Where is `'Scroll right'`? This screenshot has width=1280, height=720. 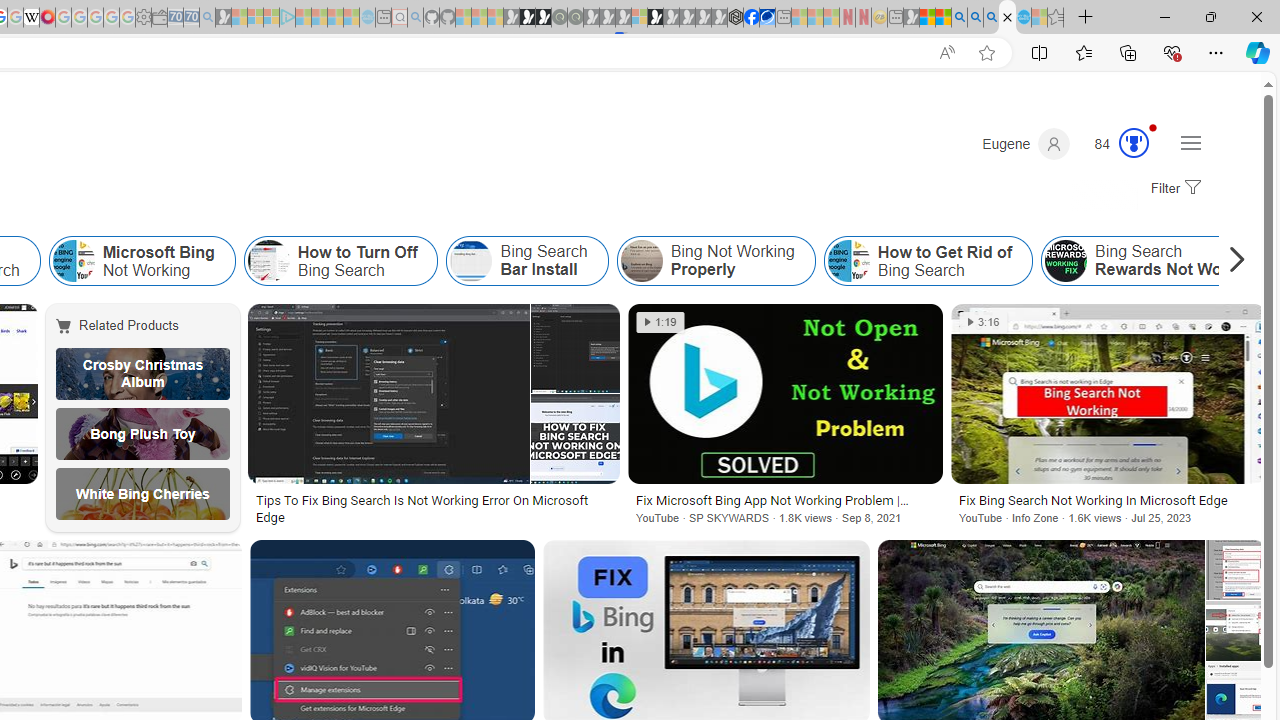 'Scroll right' is located at coordinates (1231, 260).